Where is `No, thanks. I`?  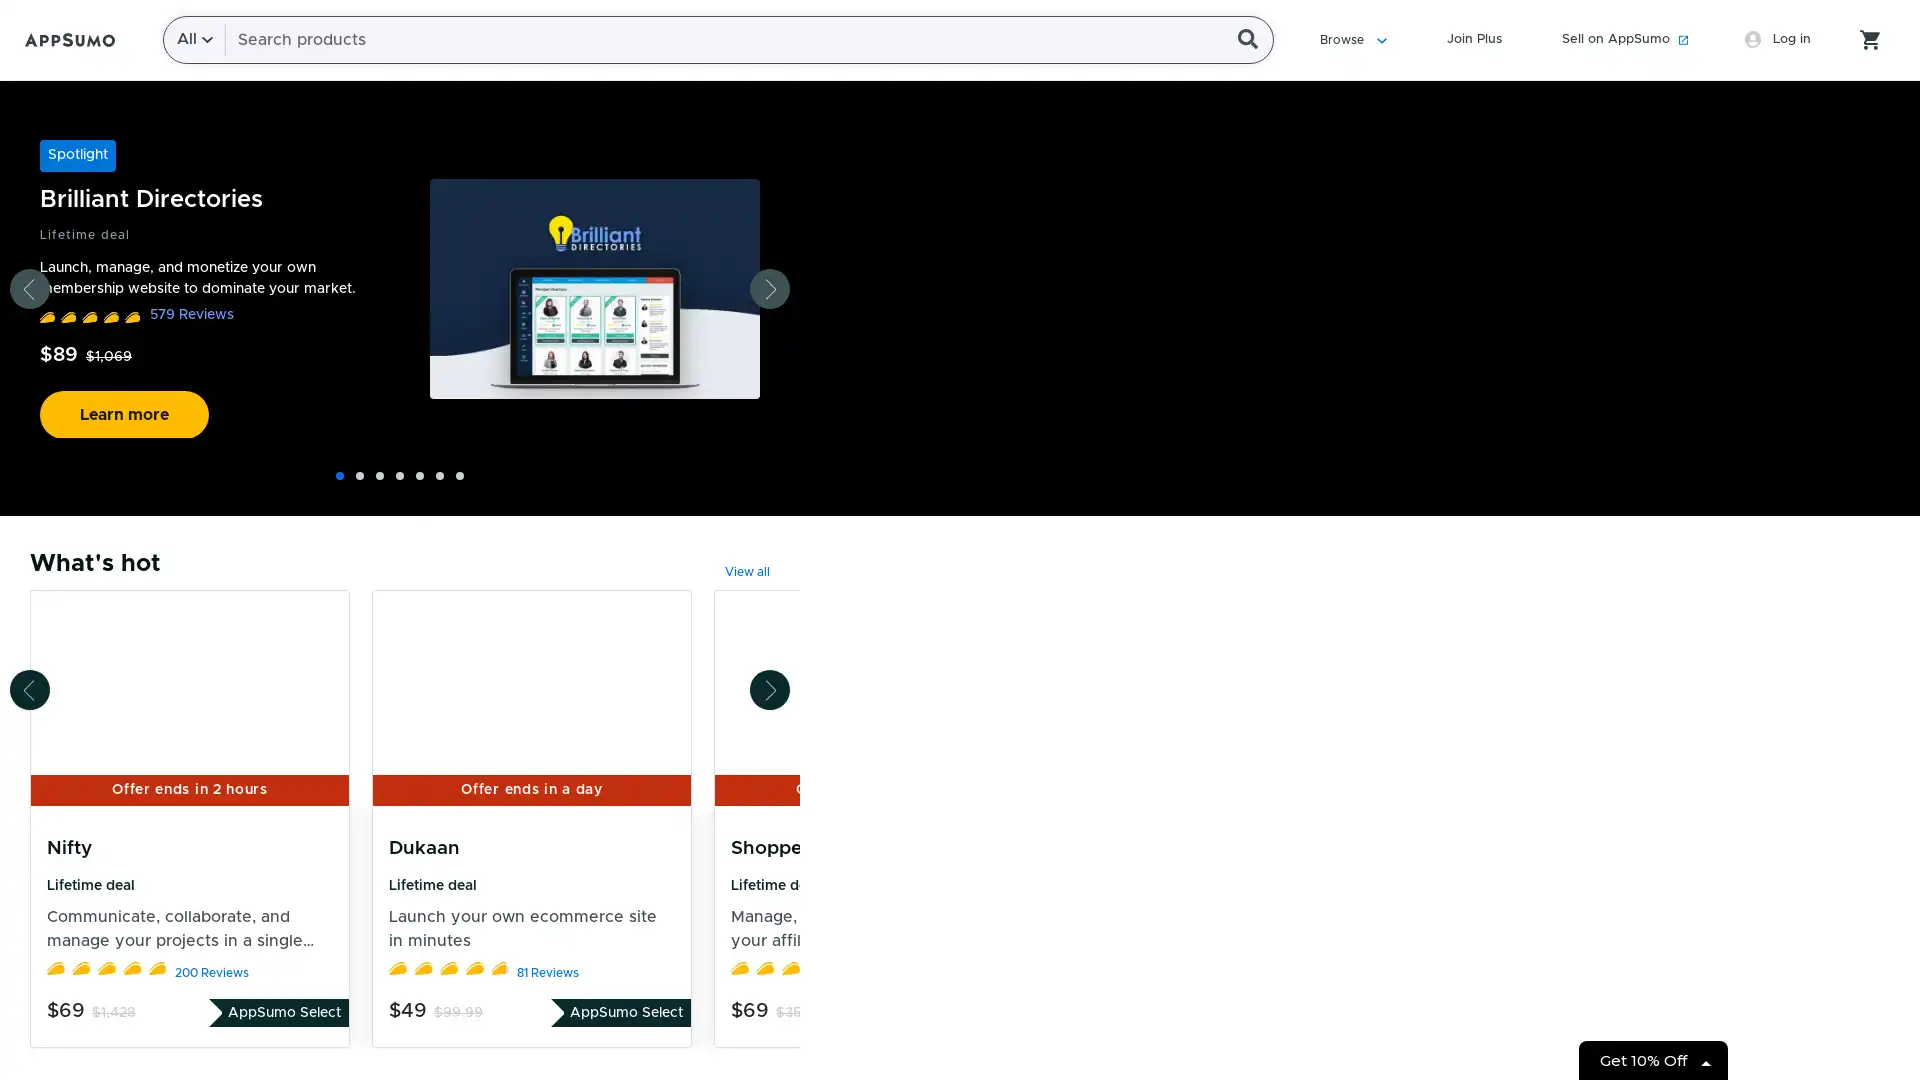 No, thanks. I is located at coordinates (964, 535).